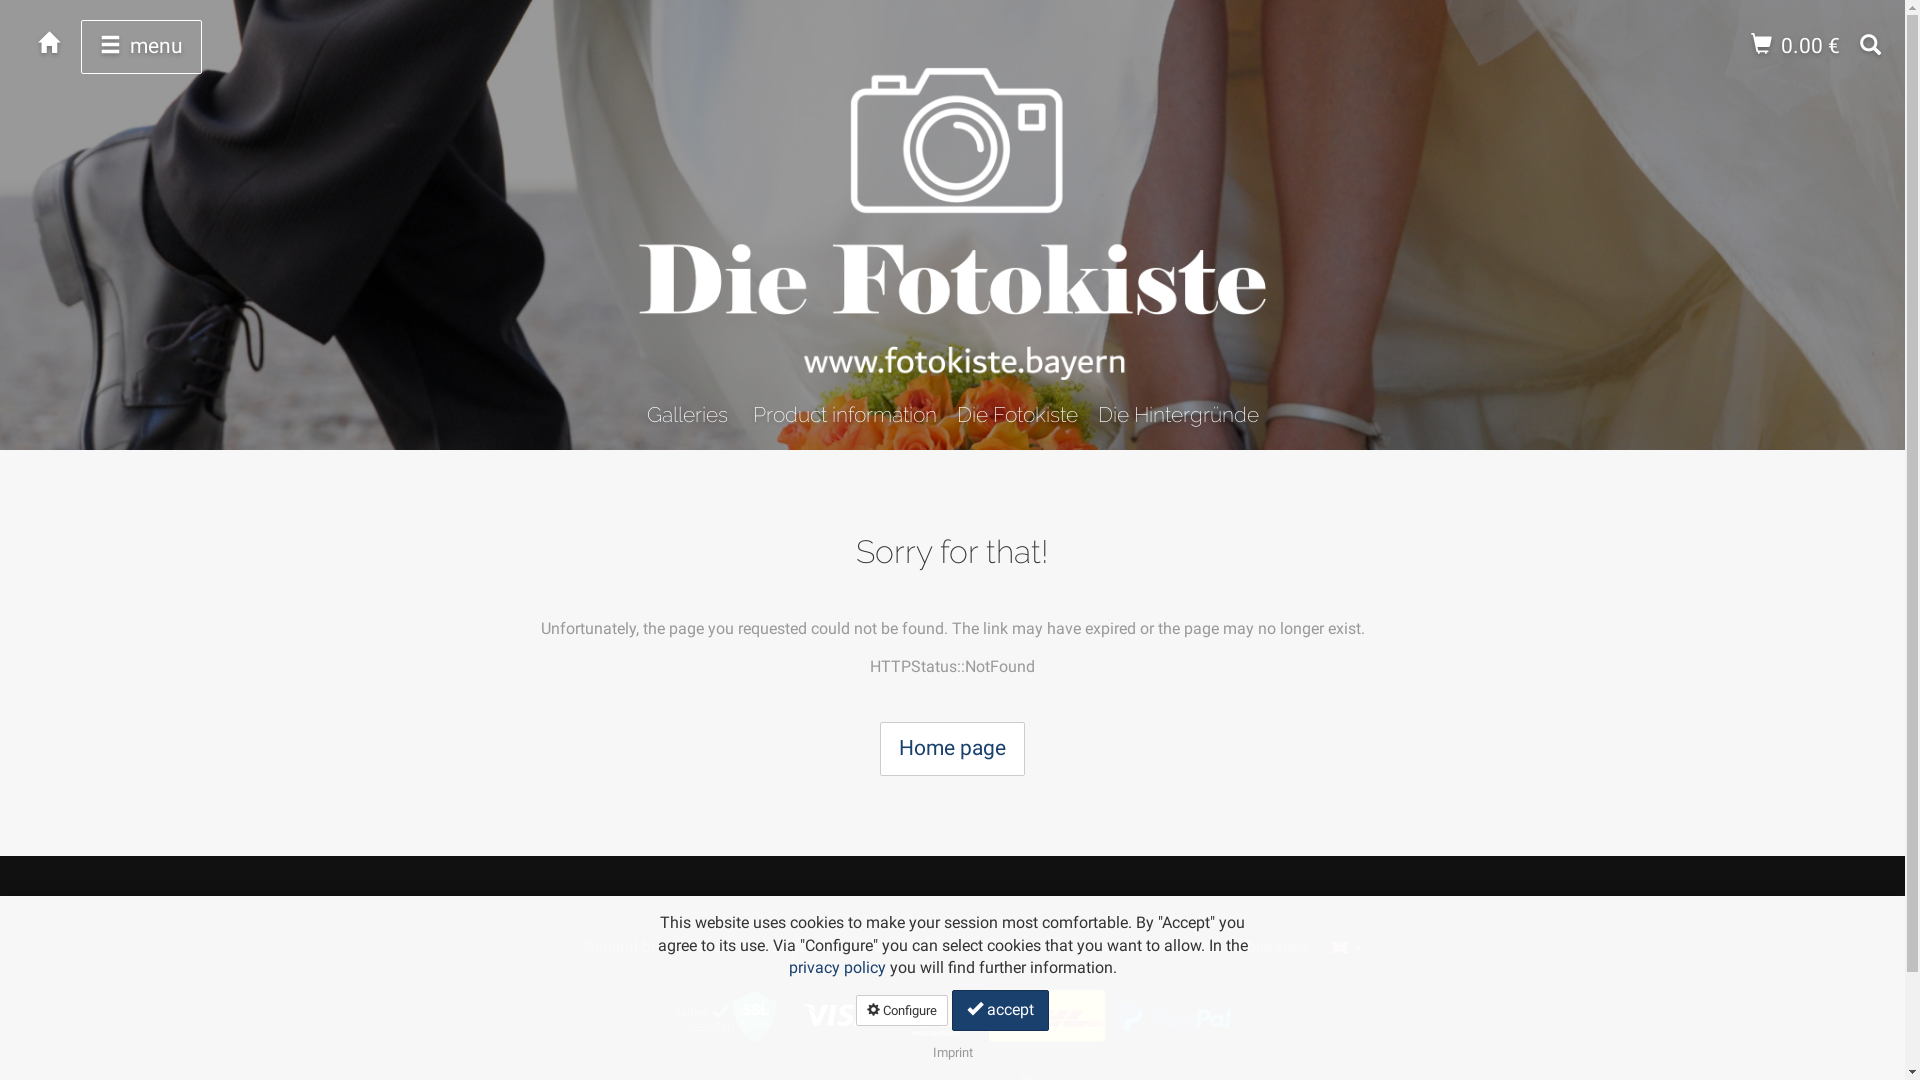  I want to click on 'Die Fotokiste', so click(954, 413).